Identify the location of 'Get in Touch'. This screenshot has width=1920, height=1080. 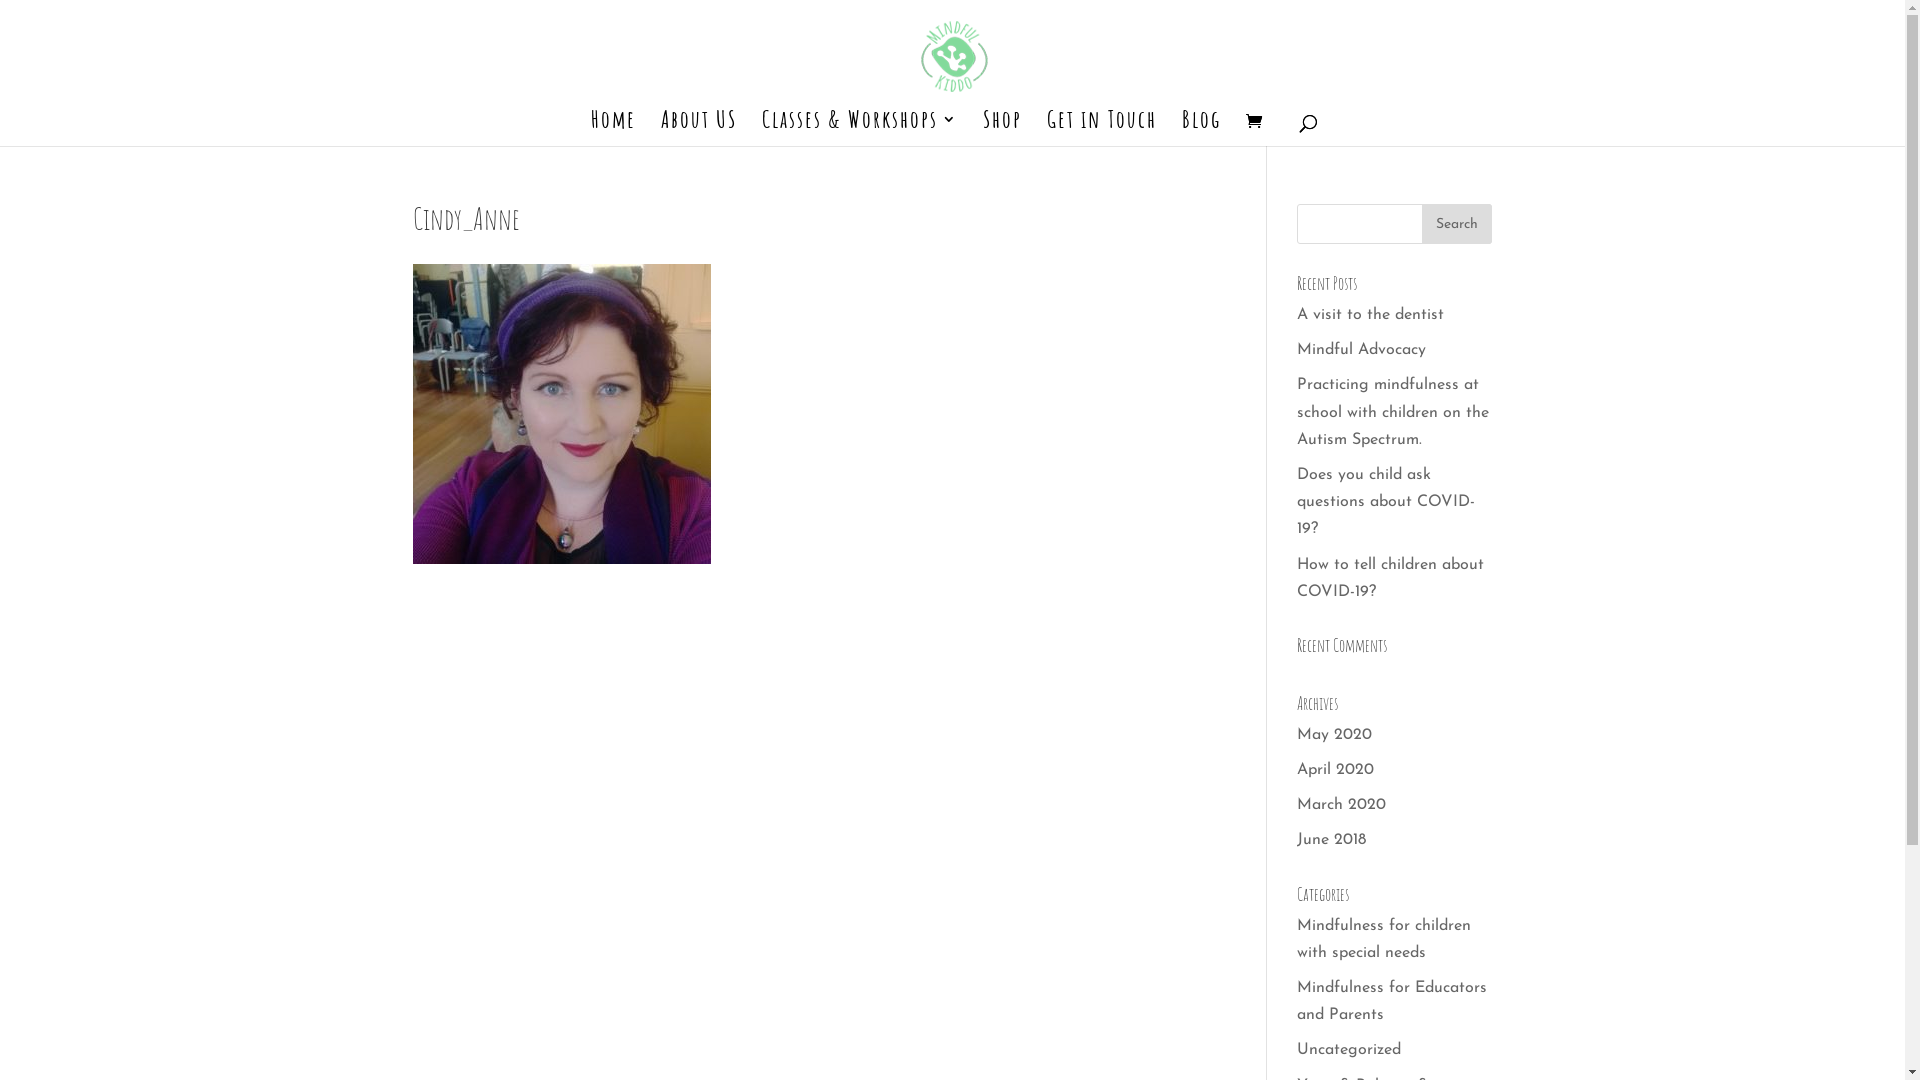
(1099, 128).